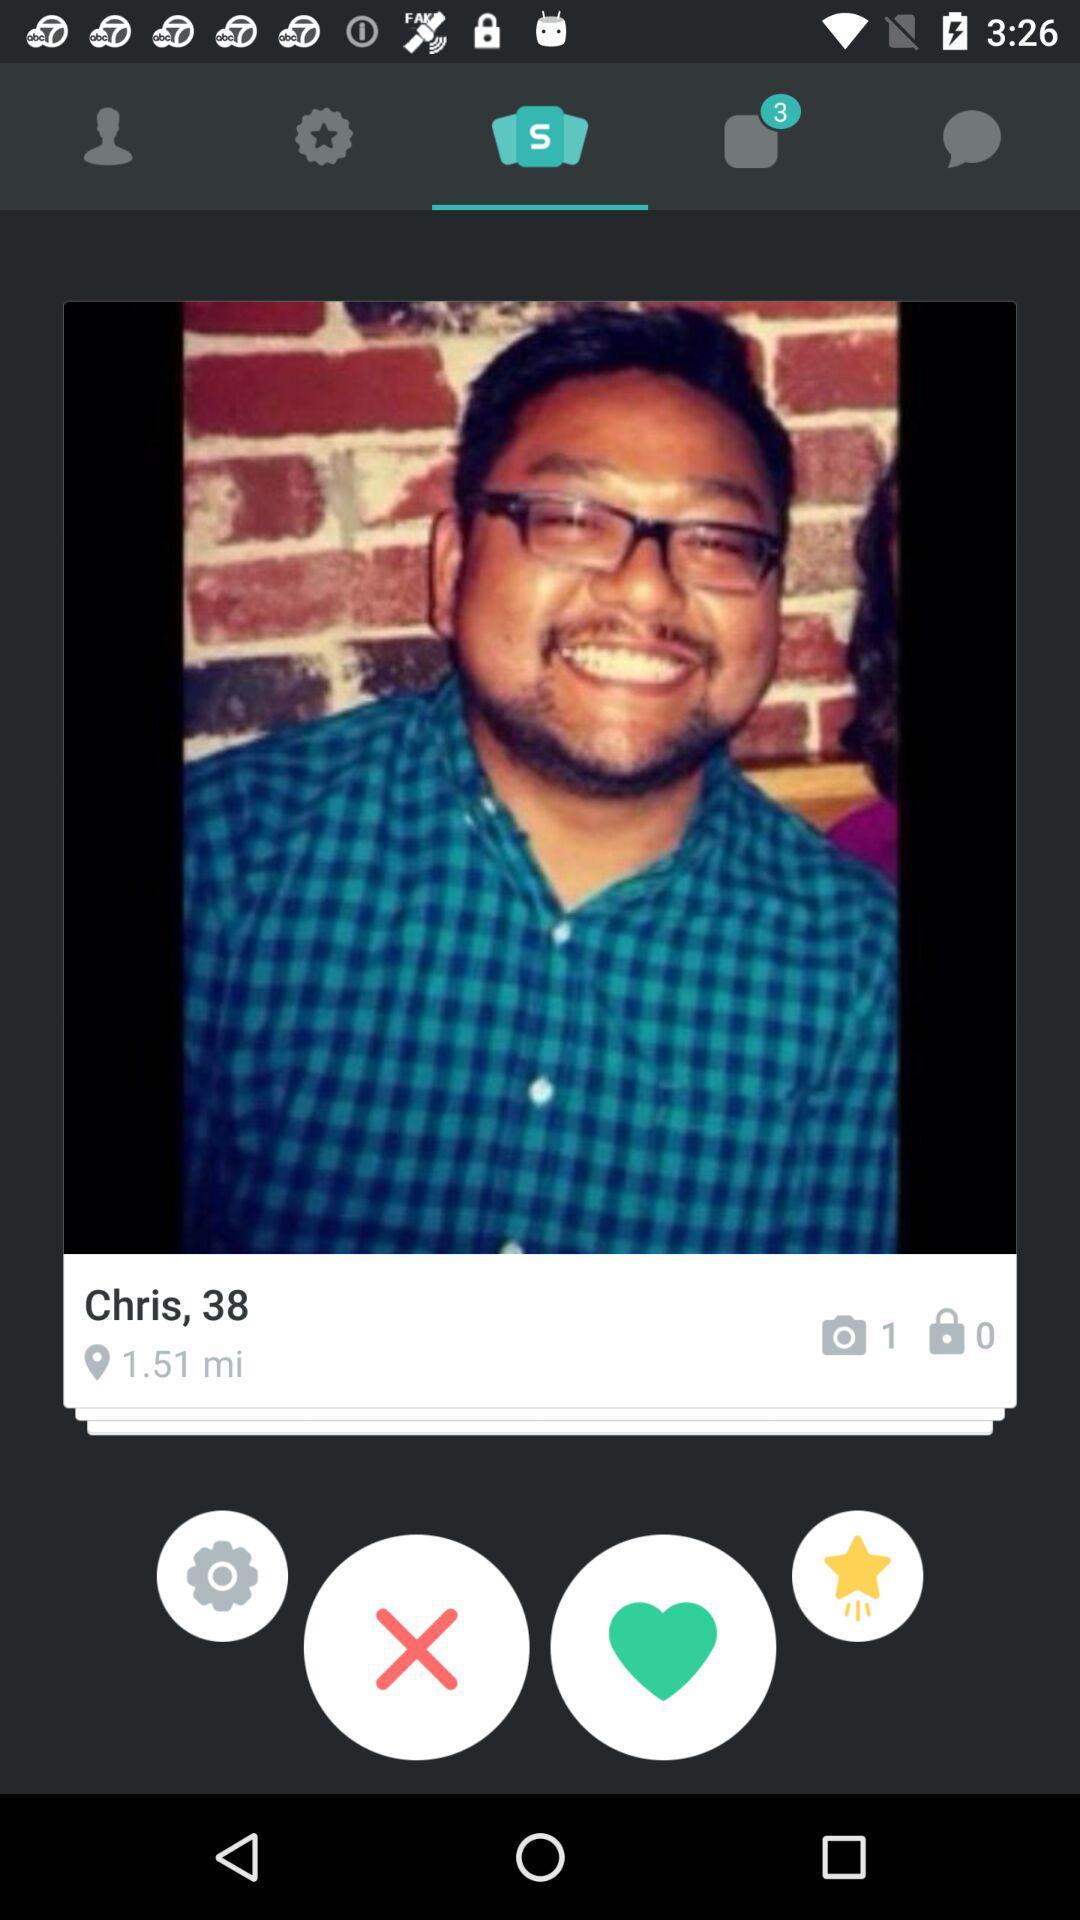  What do you see at coordinates (856, 1575) in the screenshot?
I see `the star icon` at bounding box center [856, 1575].